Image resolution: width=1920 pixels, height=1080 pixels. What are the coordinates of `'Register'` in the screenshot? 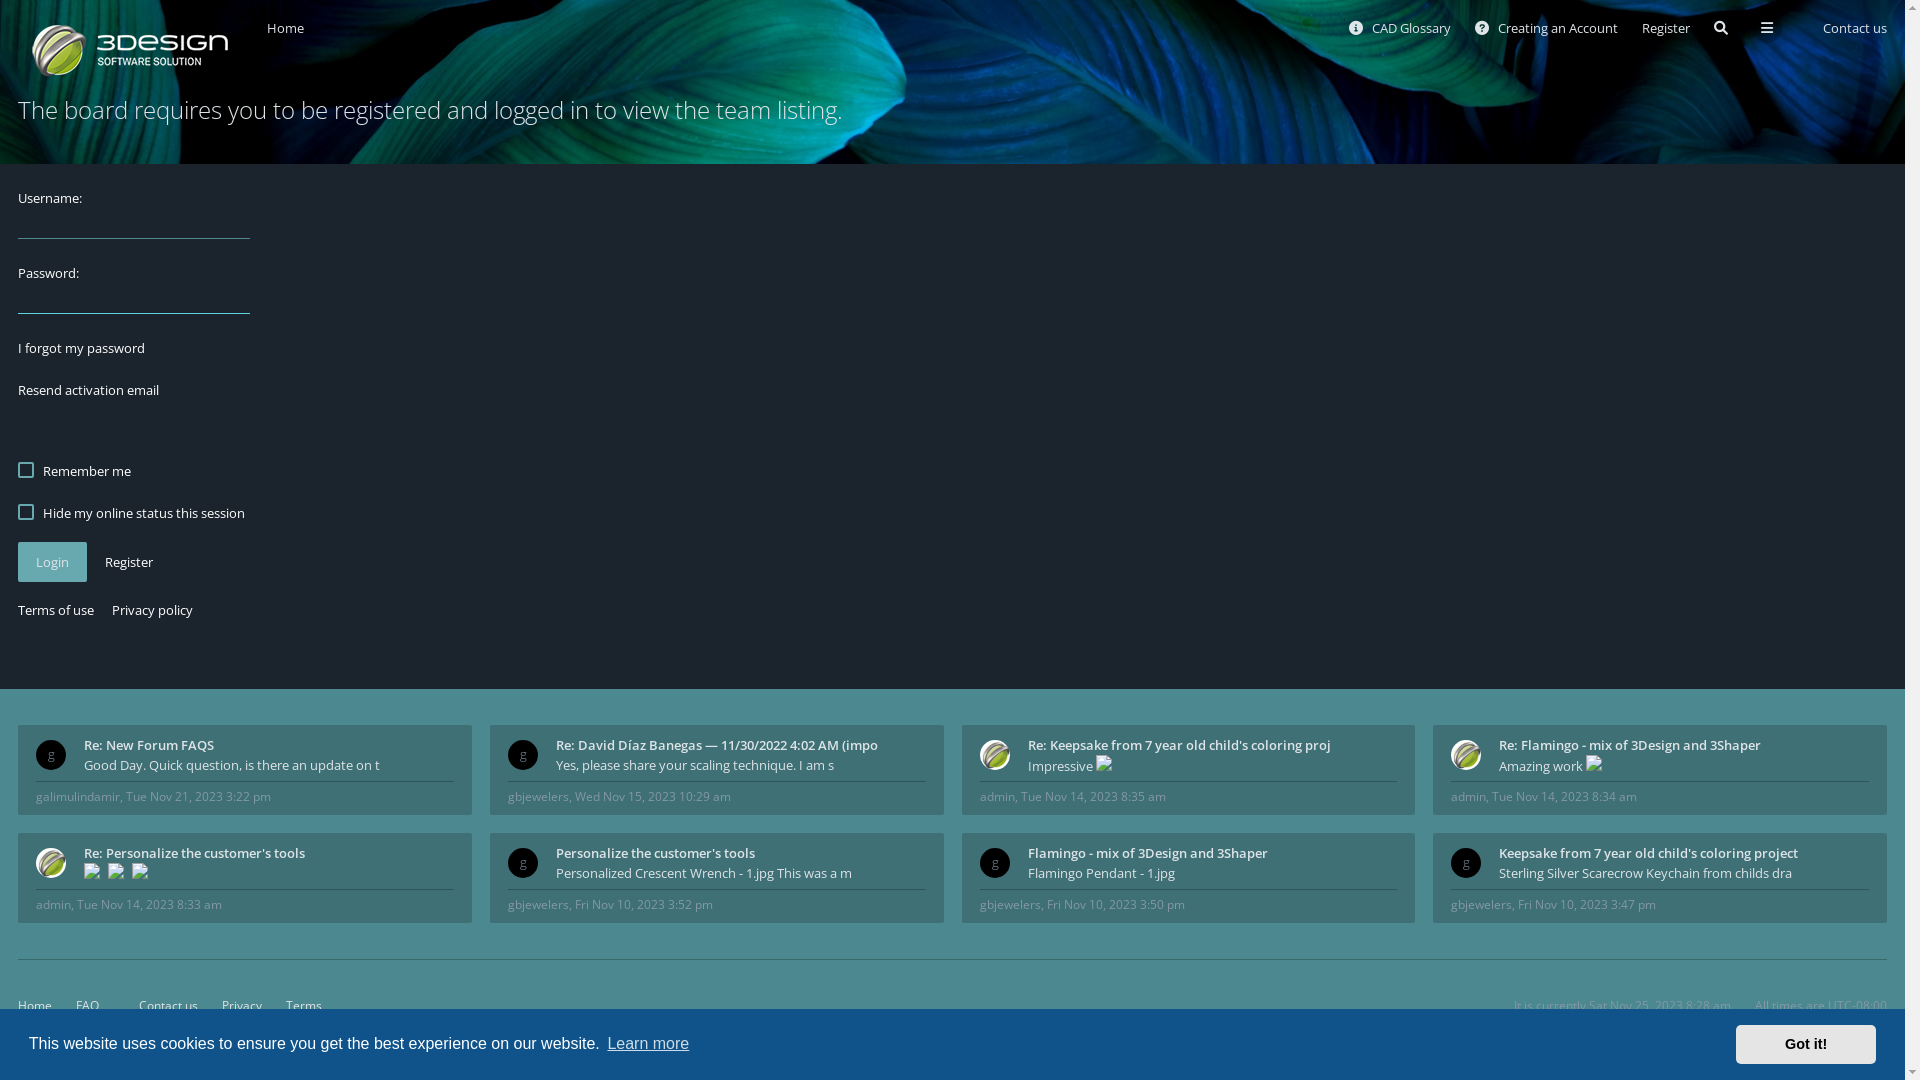 It's located at (128, 562).